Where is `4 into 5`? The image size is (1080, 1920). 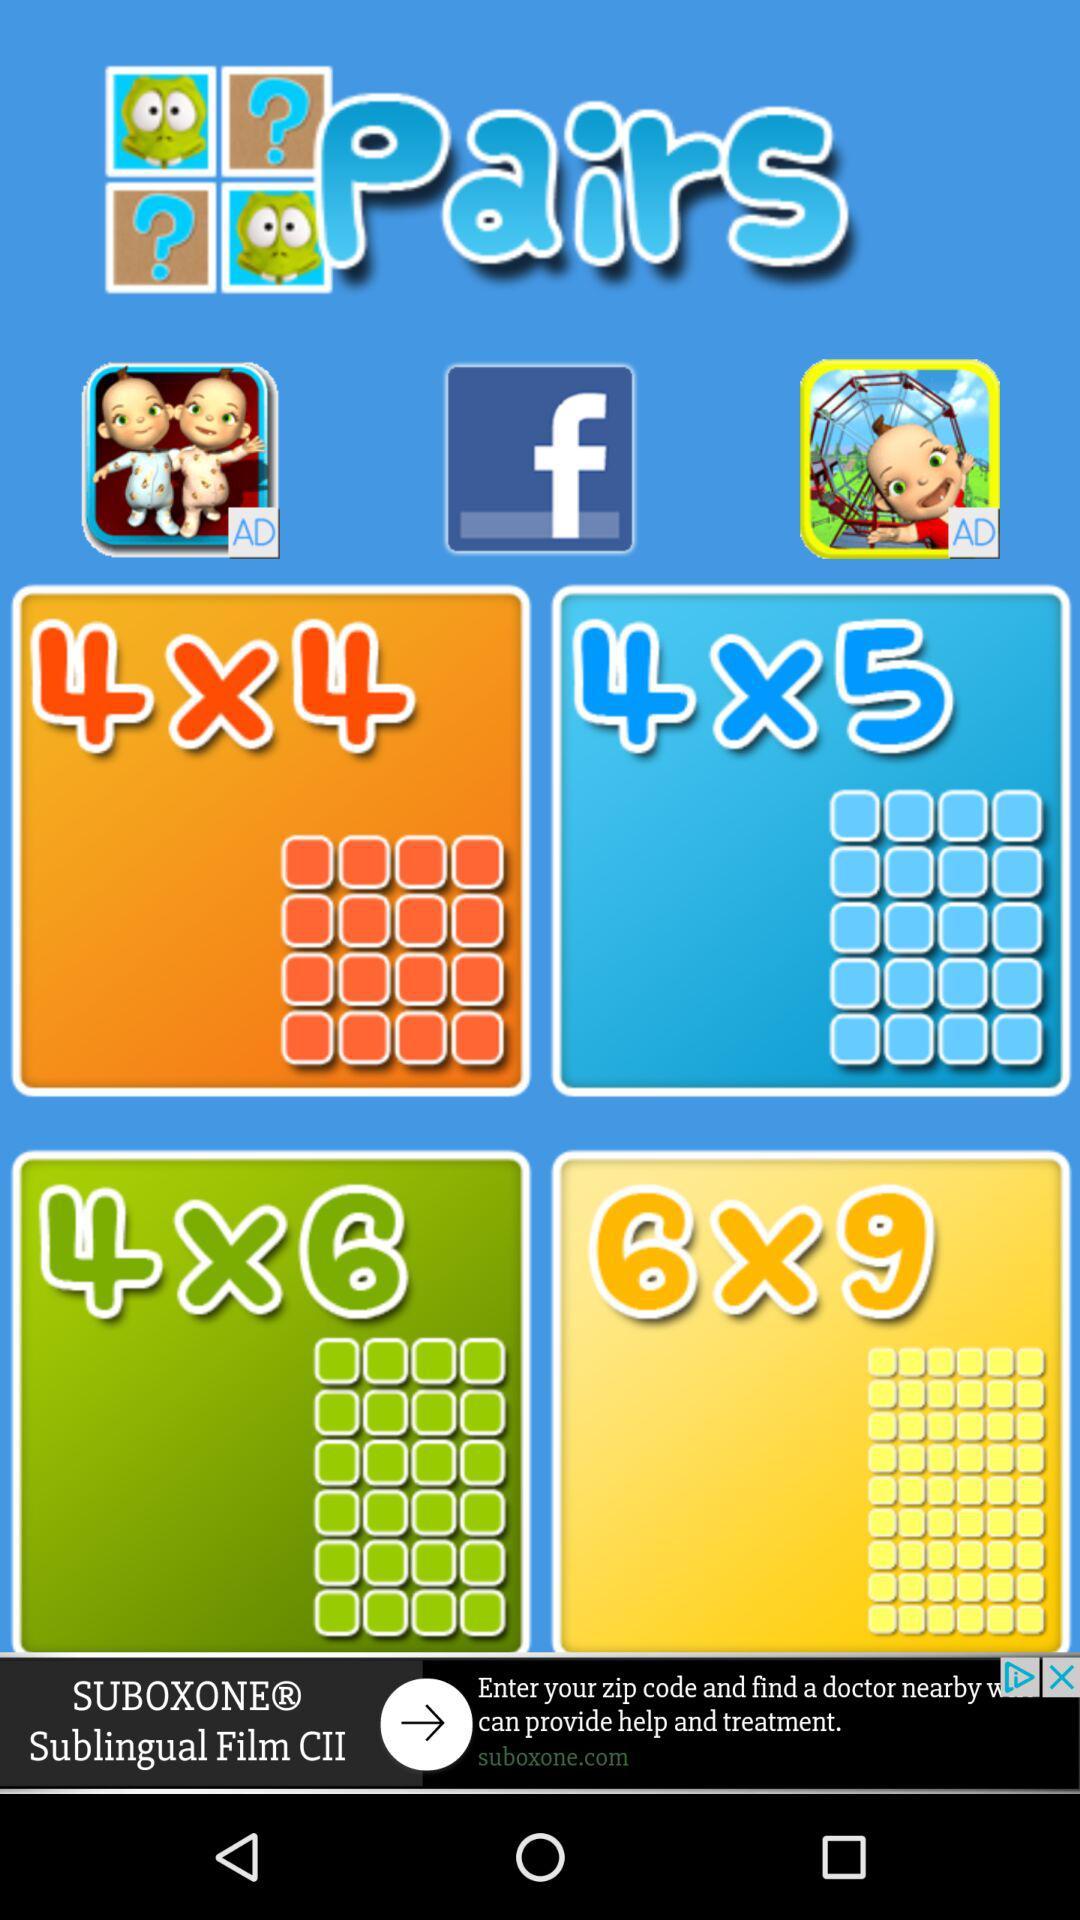 4 into 5 is located at coordinates (810, 841).